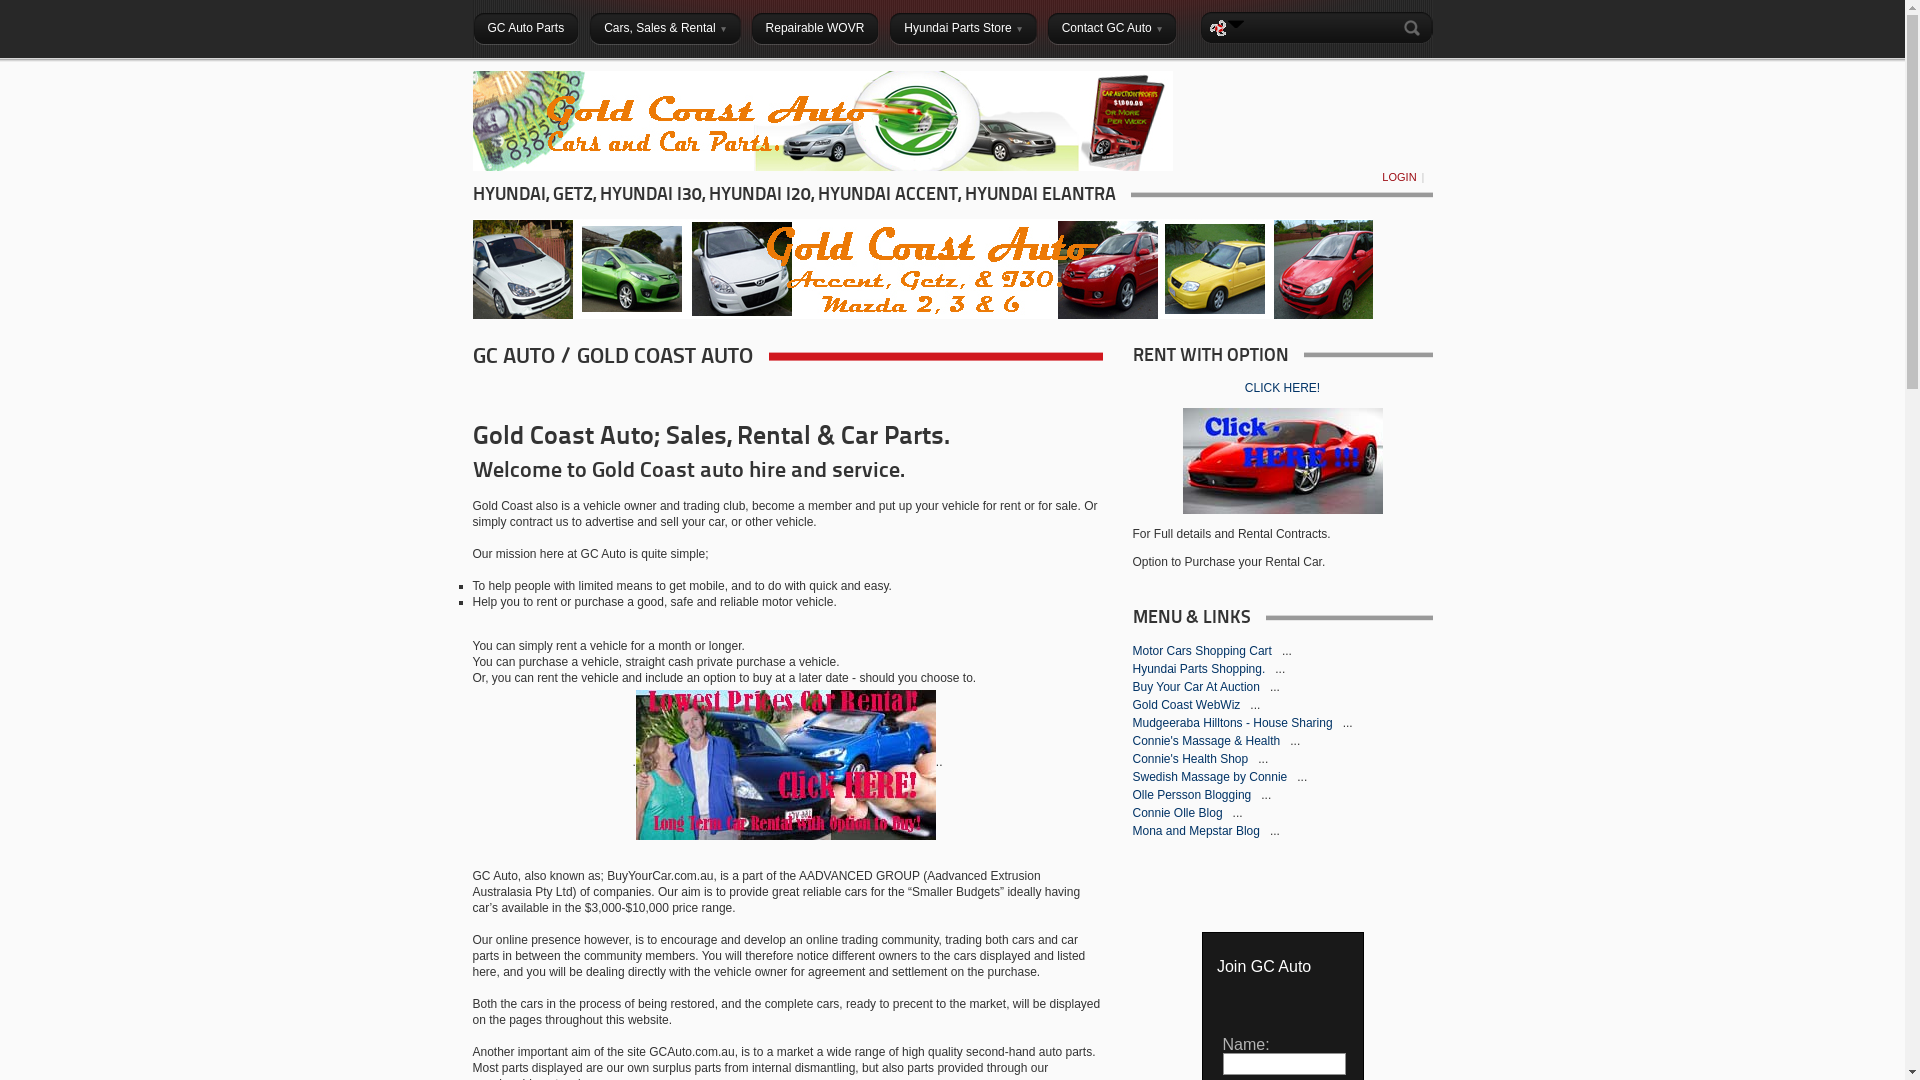  Describe the element at coordinates (1206, 740) in the screenshot. I see `'Connie's Massage & Health'` at that location.